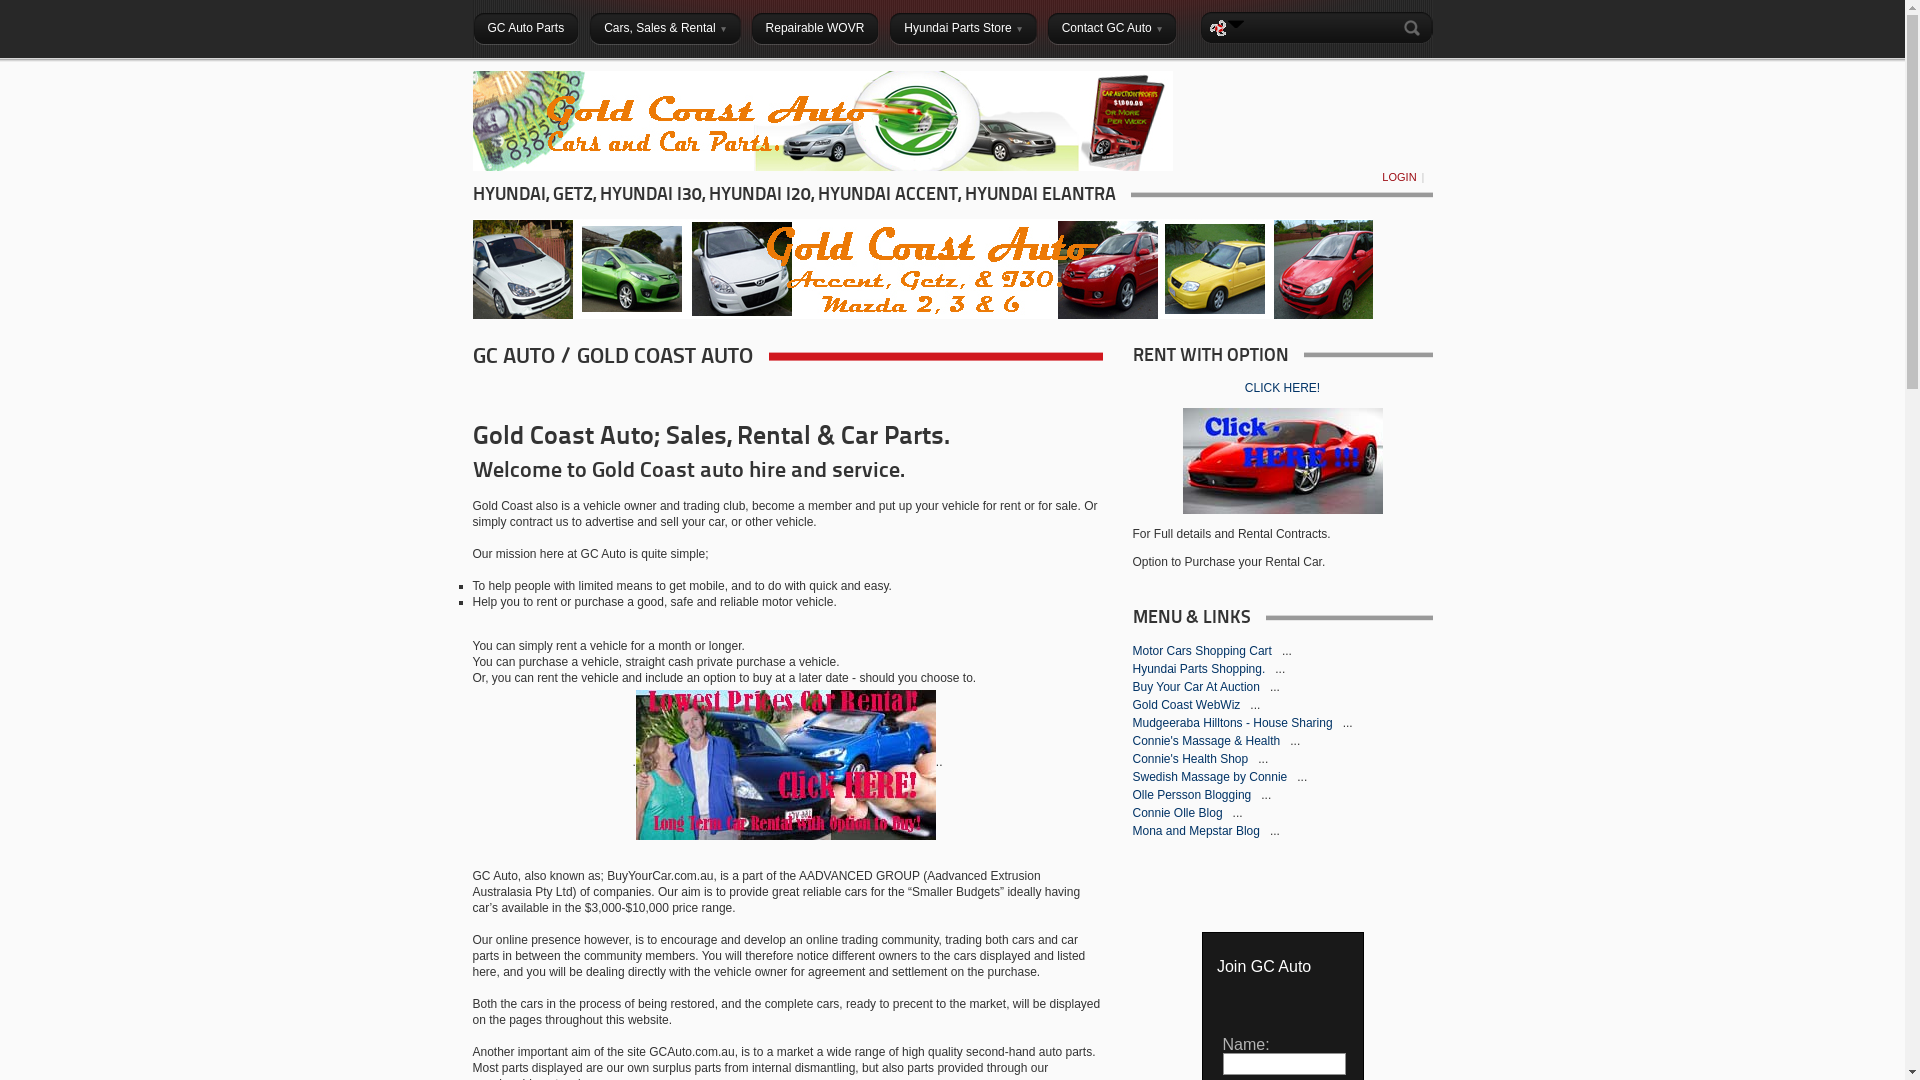  Describe the element at coordinates (1206, 740) in the screenshot. I see `'Connie's Massage & Health'` at that location.